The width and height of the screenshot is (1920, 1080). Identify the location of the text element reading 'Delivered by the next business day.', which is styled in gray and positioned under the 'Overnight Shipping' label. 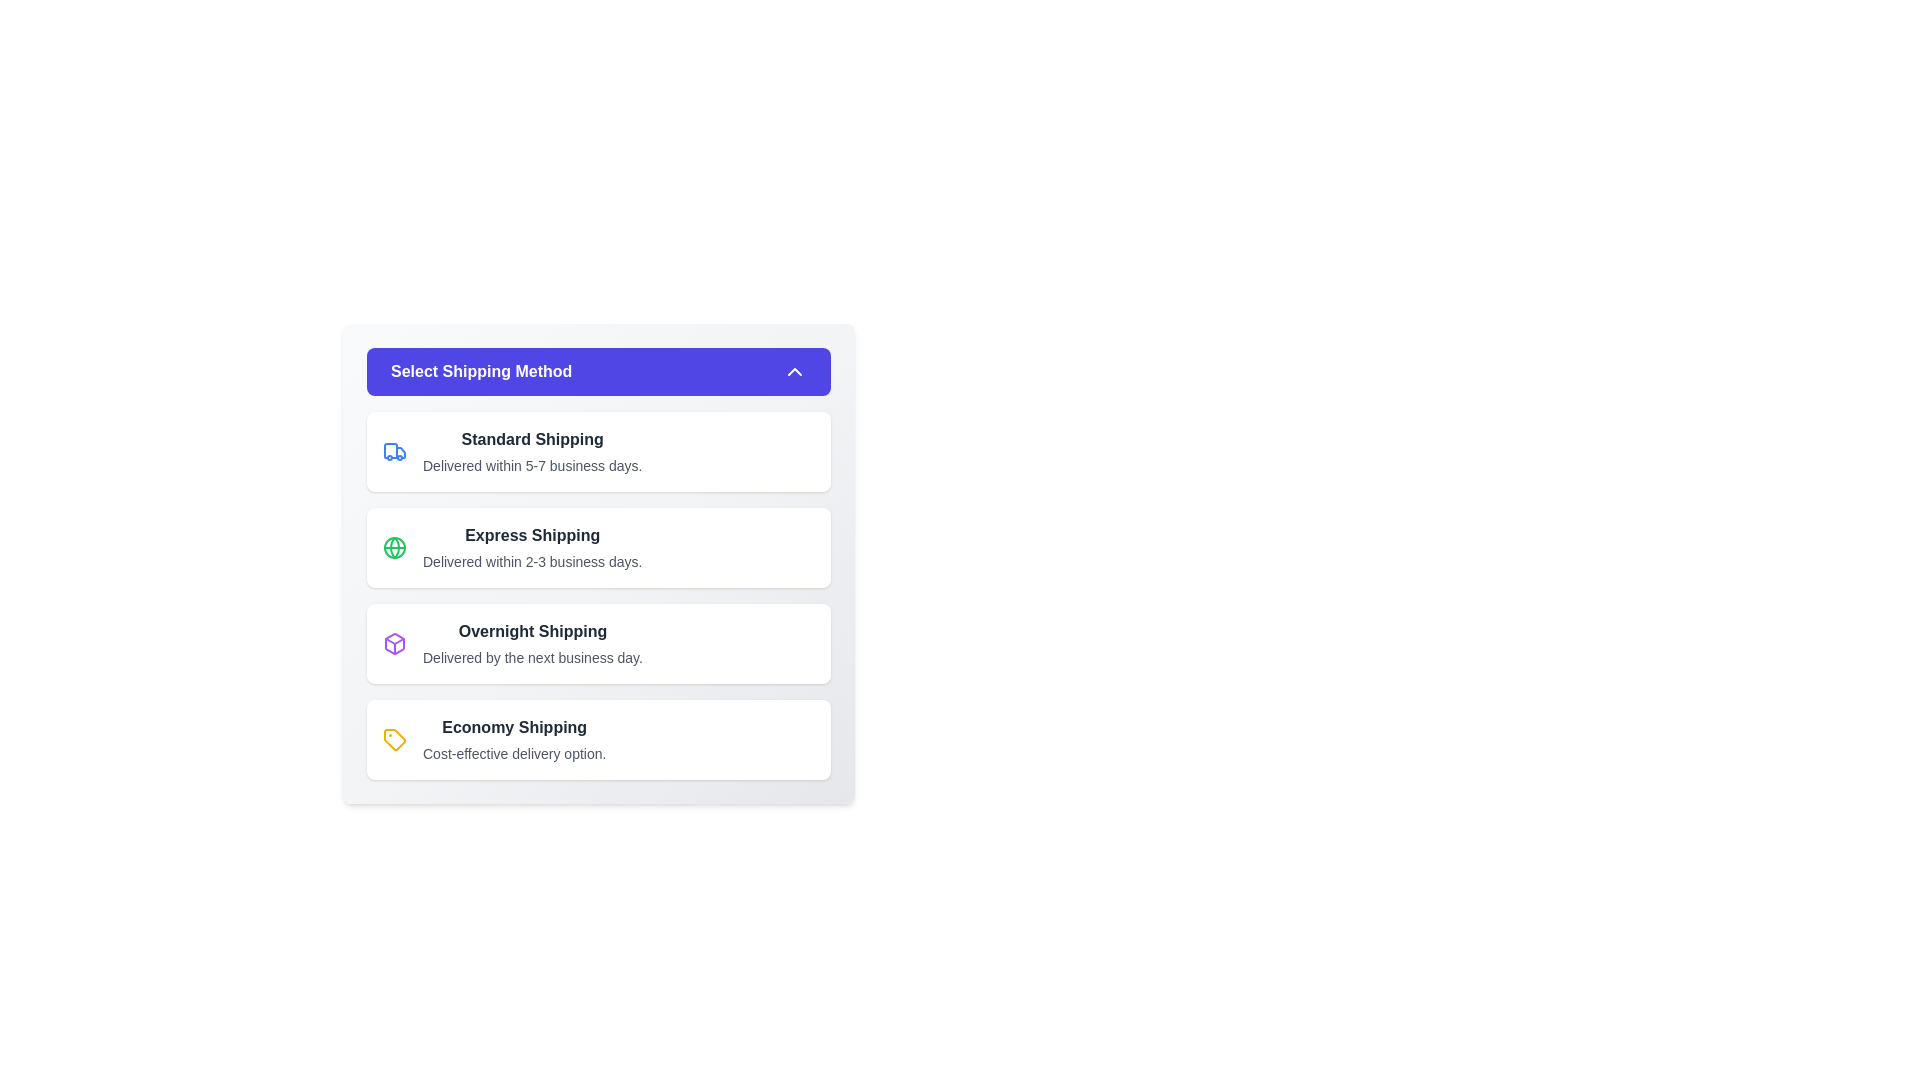
(532, 658).